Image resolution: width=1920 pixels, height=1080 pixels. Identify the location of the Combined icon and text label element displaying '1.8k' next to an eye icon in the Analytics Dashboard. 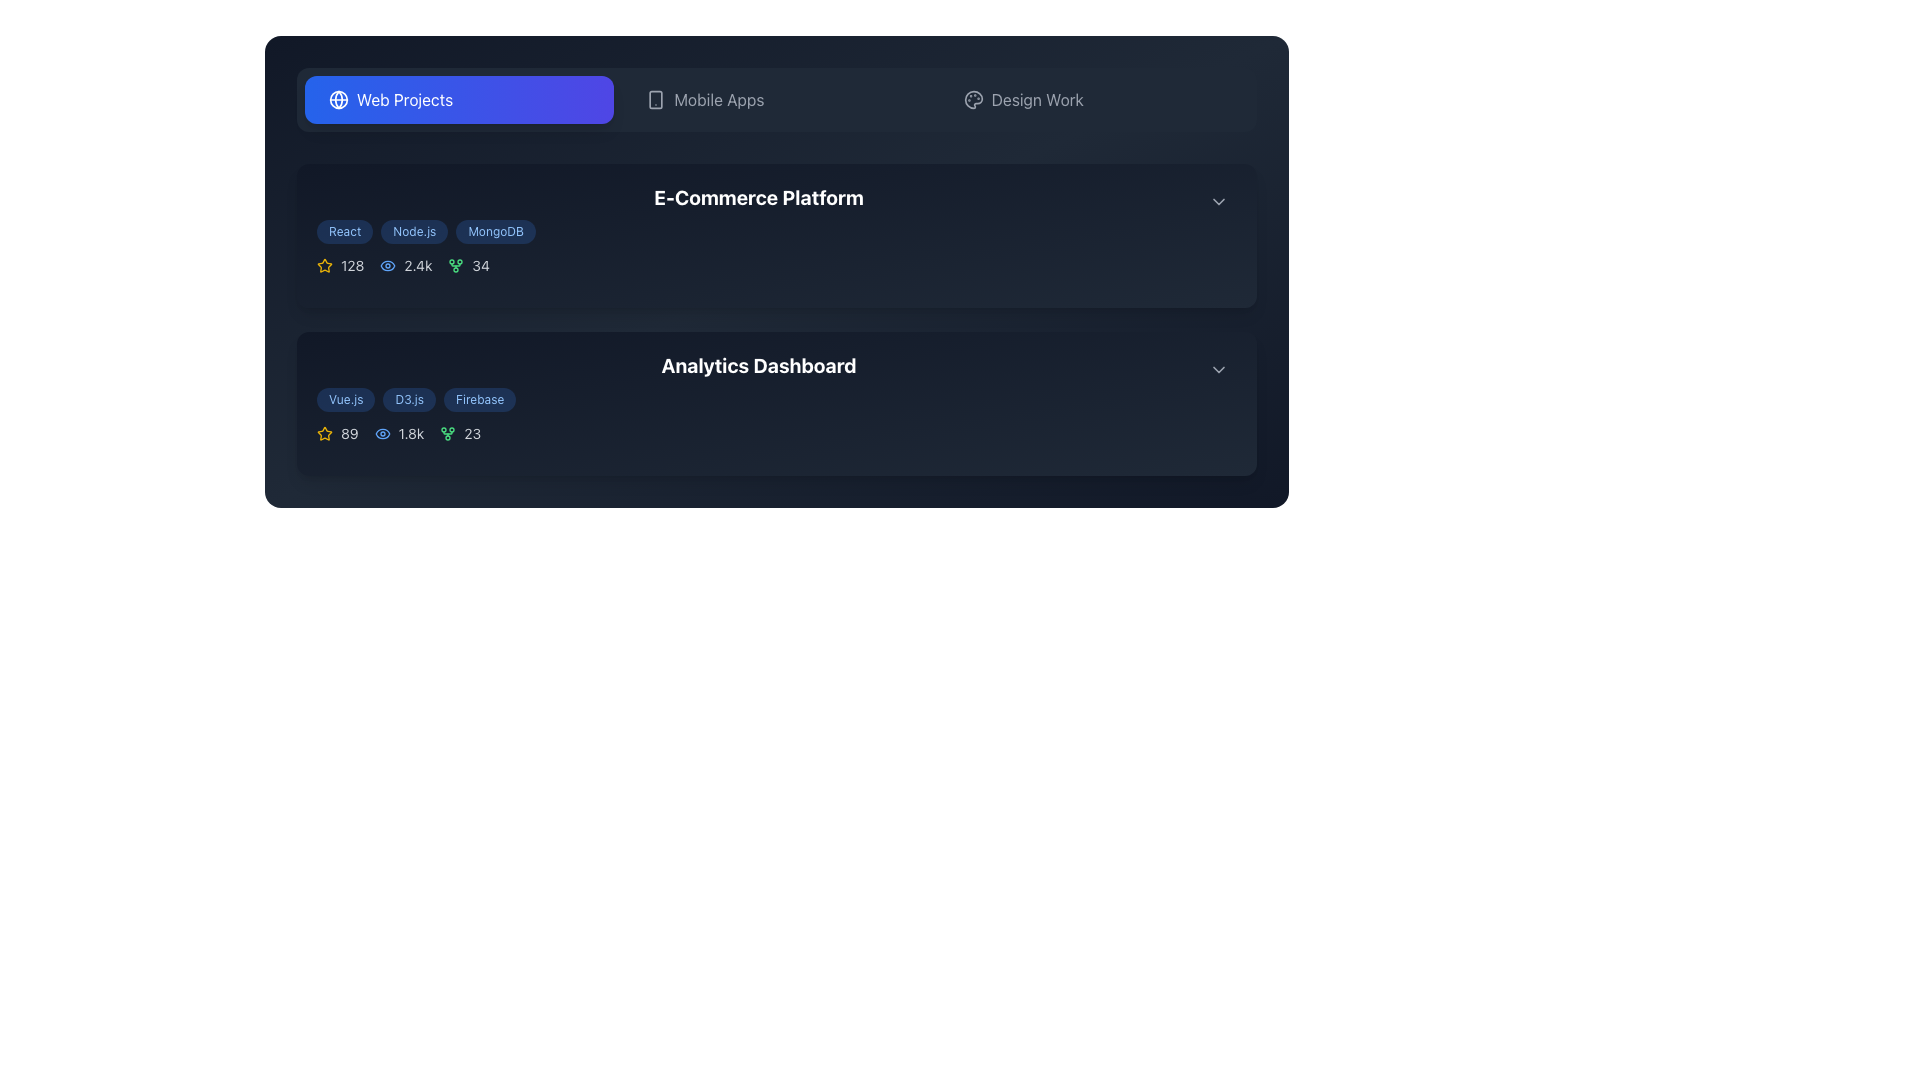
(399, 433).